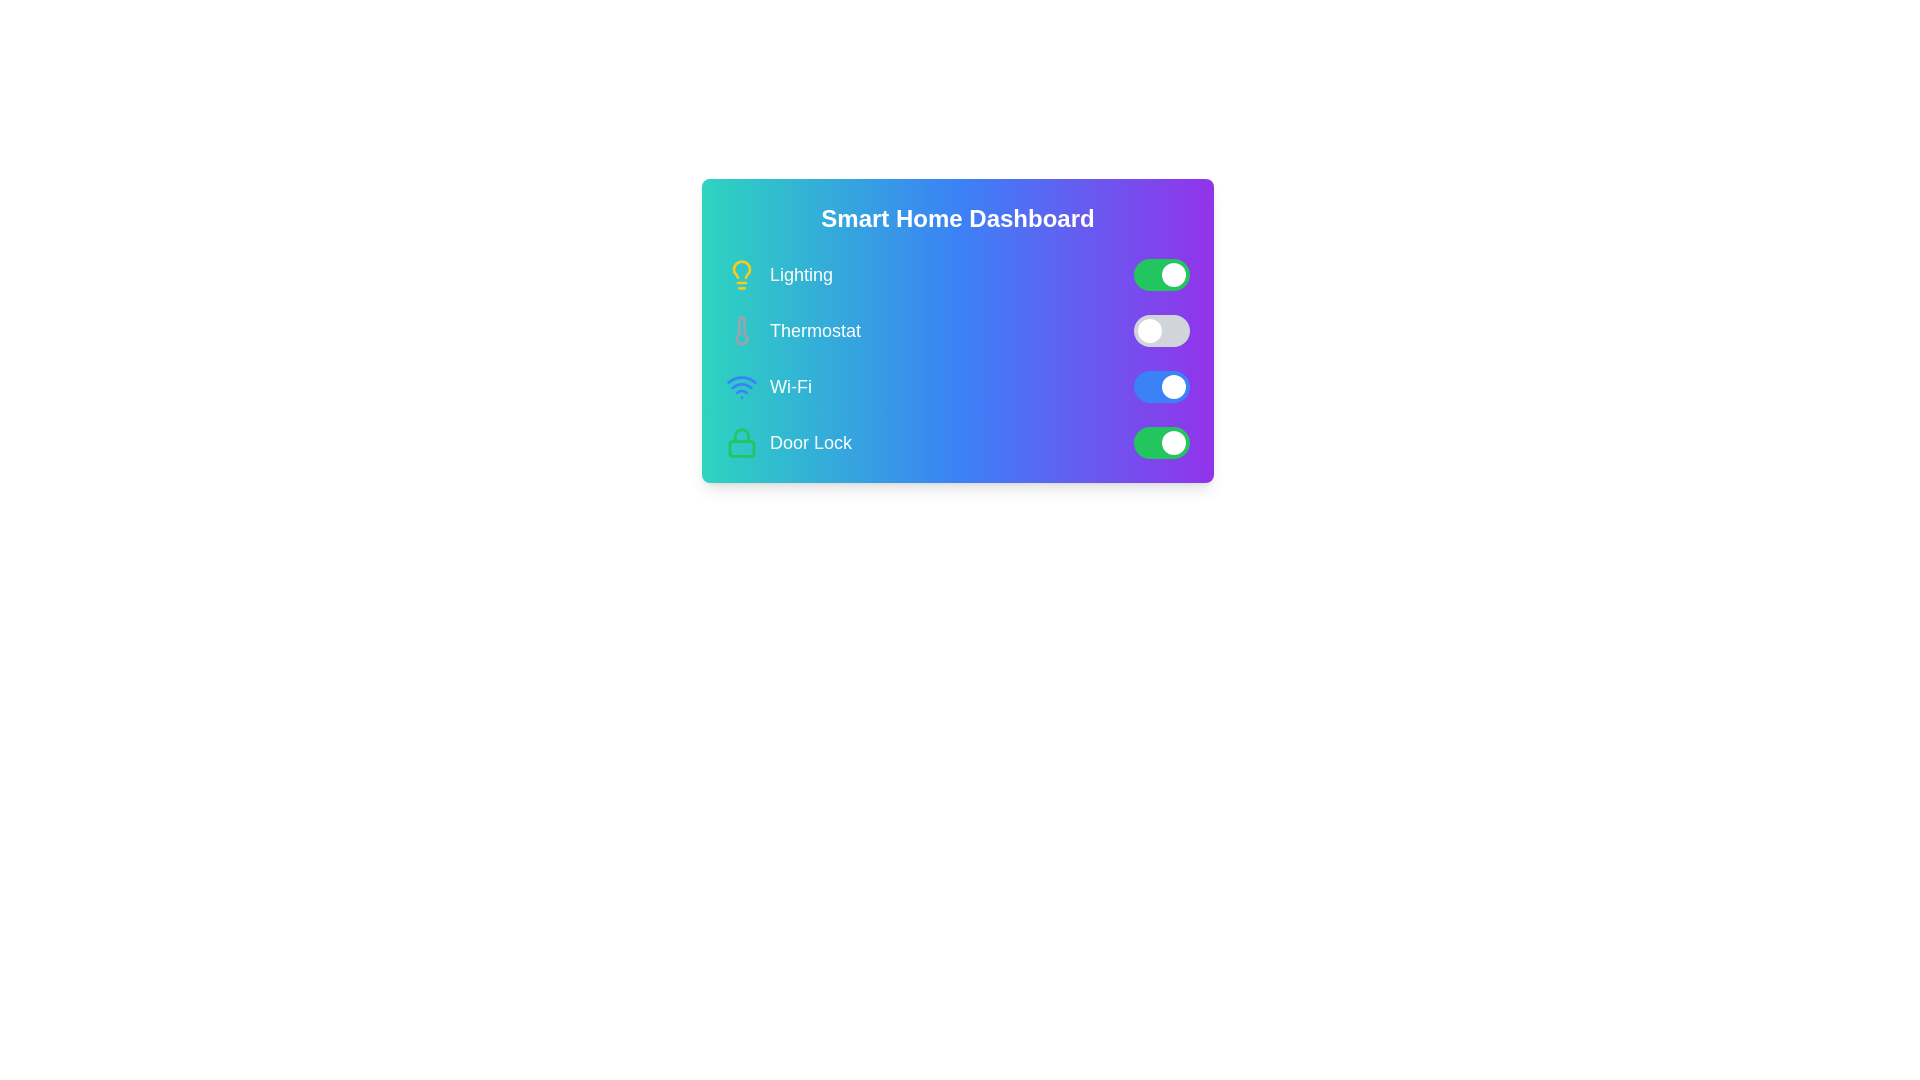  I want to click on the 'Door Lock' text label, which is the fourth item in the vertically stacked list under the 'Smart Home Dashboard' header, positioned to the right of a green lock icon and above a toggle switch, so click(811, 442).